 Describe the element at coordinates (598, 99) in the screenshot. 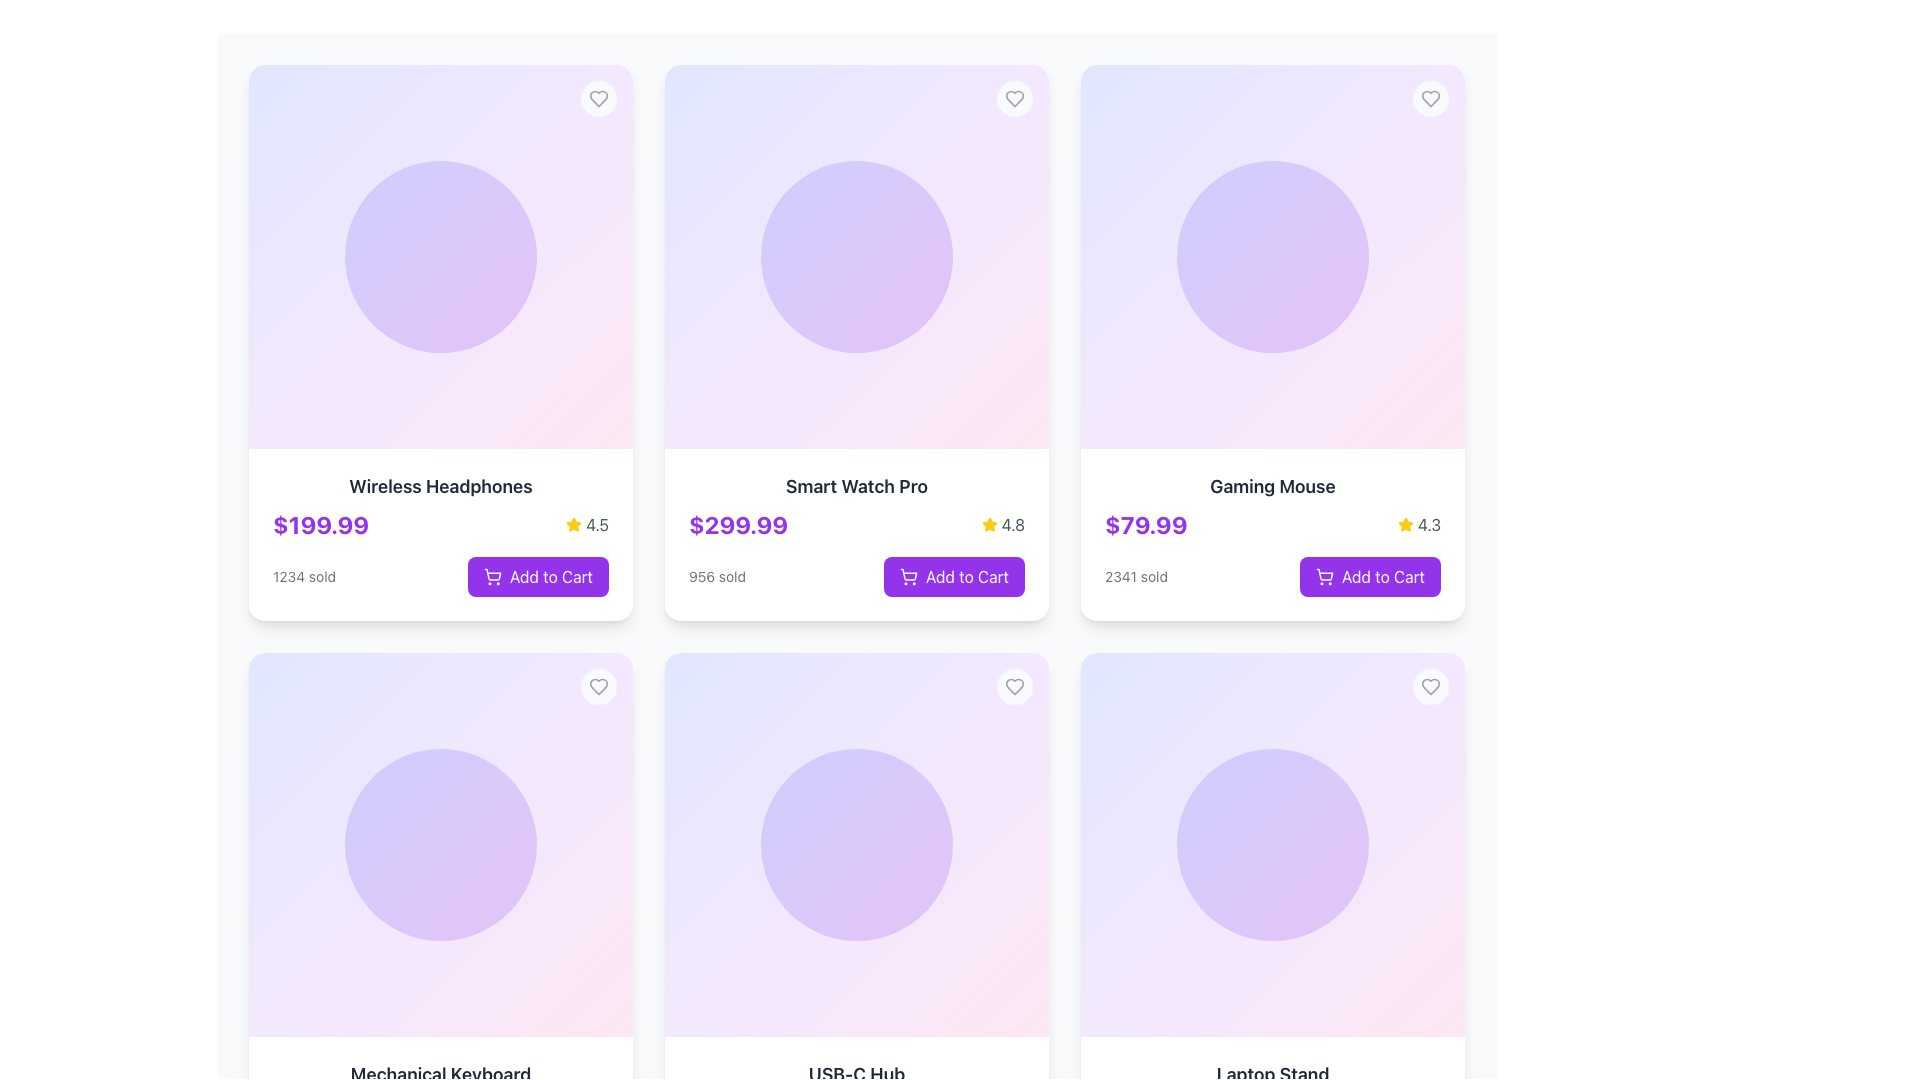

I see `the Icon button located in the top-right corner of the product card for 'Wireless Headphones'` at that location.